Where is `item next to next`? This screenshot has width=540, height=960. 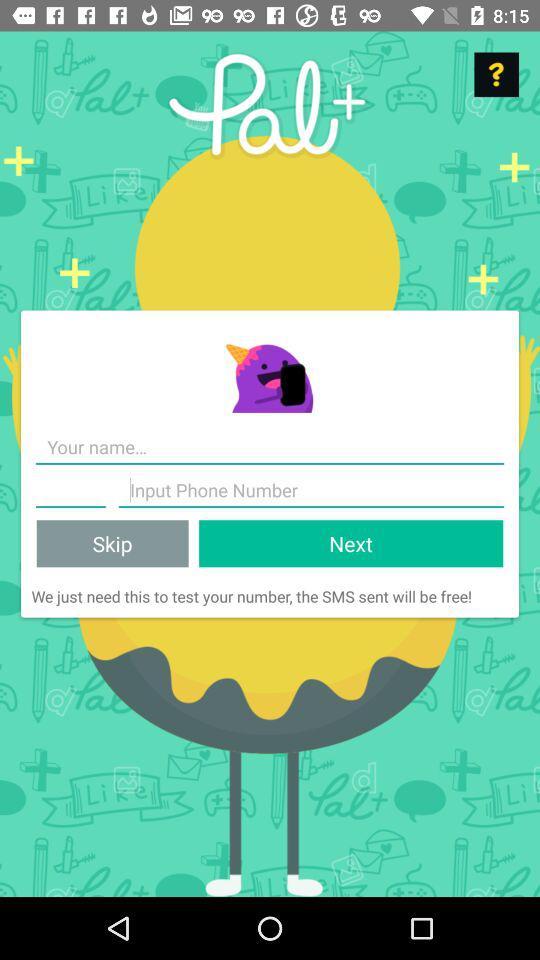 item next to next is located at coordinates (112, 543).